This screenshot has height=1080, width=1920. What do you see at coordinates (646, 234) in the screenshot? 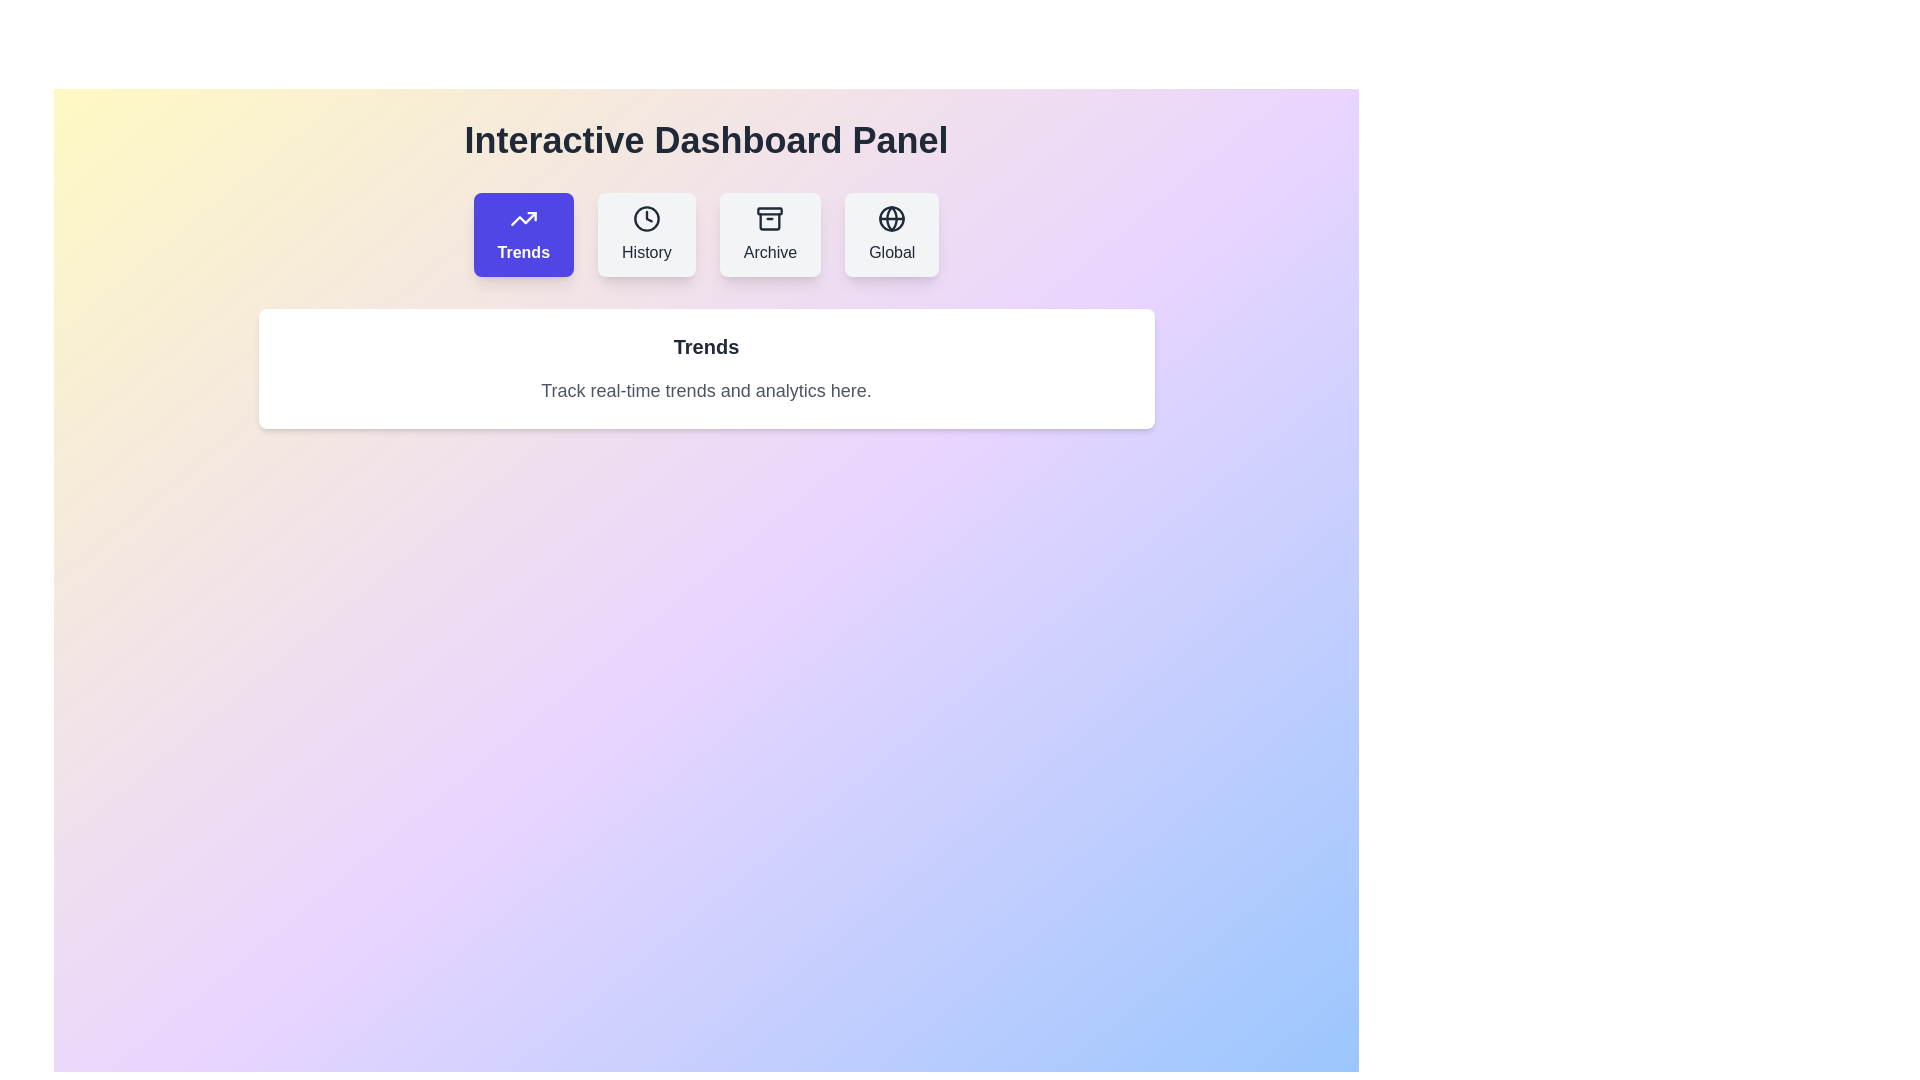
I see `the button labeled History to observe its hover effect` at bounding box center [646, 234].